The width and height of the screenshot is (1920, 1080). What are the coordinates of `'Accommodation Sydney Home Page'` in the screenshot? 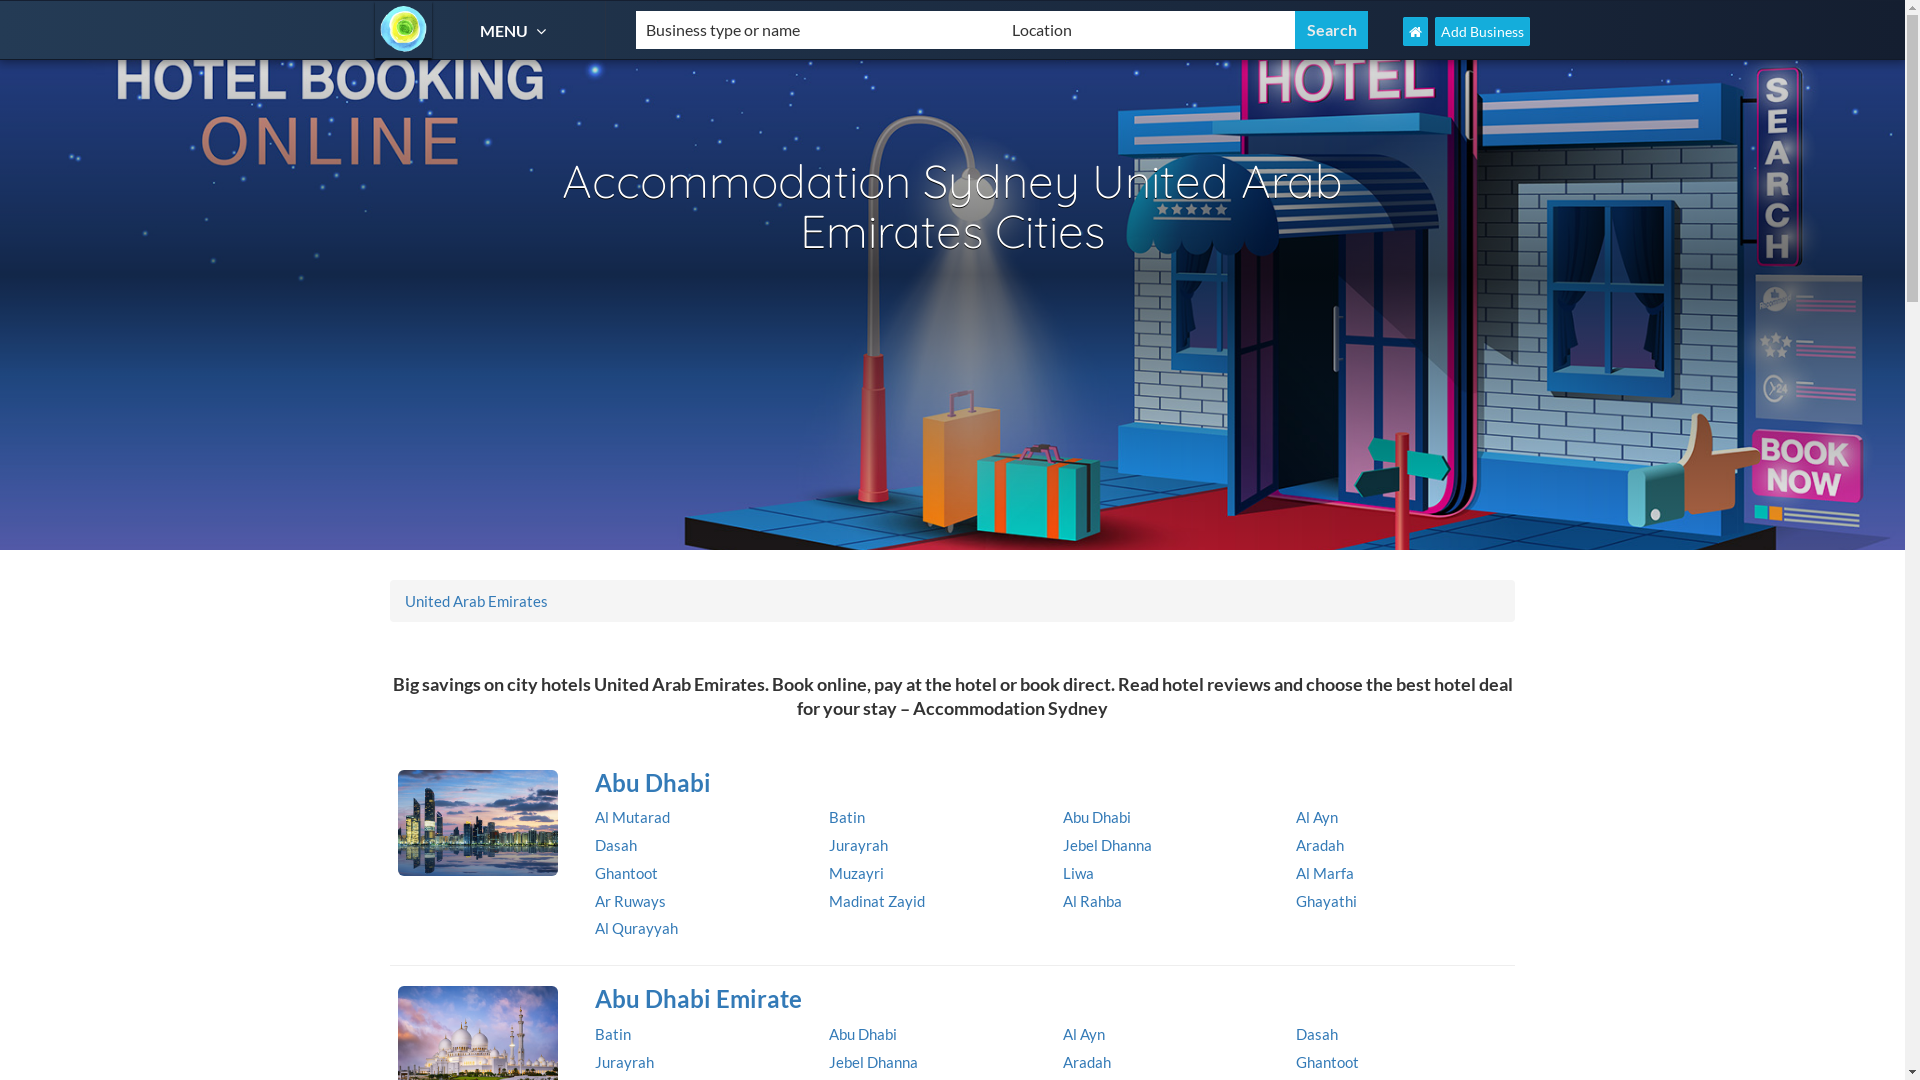 It's located at (1414, 31).